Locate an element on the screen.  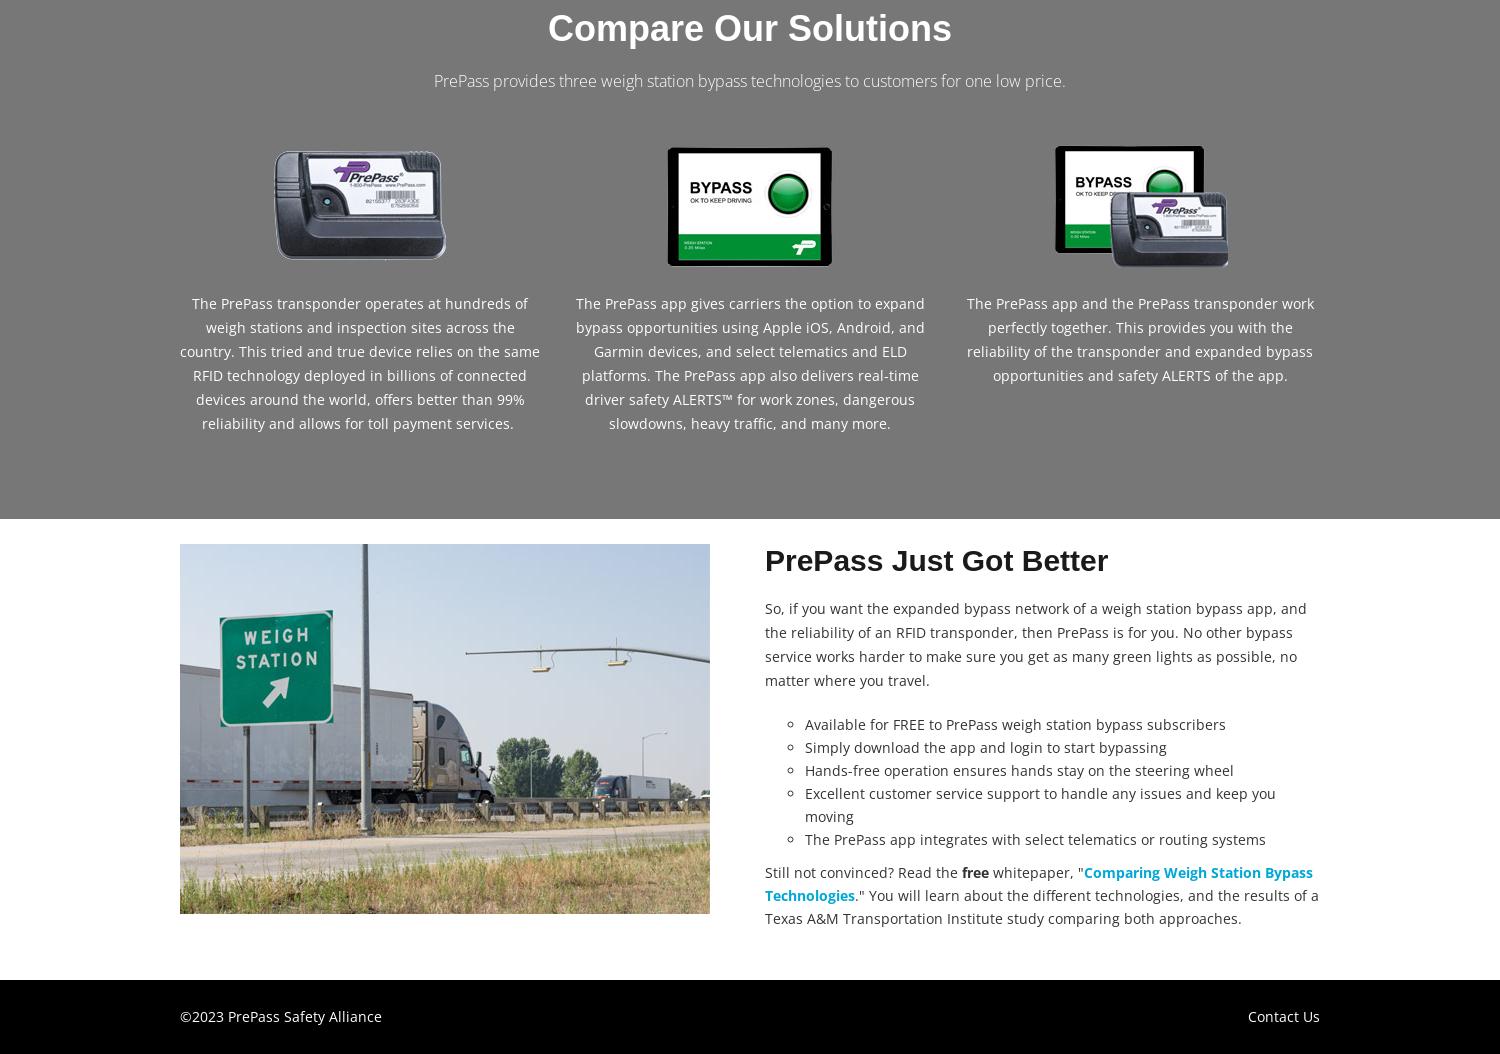
'Available for FREE to PrePass weigh station bypass subscribers' is located at coordinates (1015, 722).